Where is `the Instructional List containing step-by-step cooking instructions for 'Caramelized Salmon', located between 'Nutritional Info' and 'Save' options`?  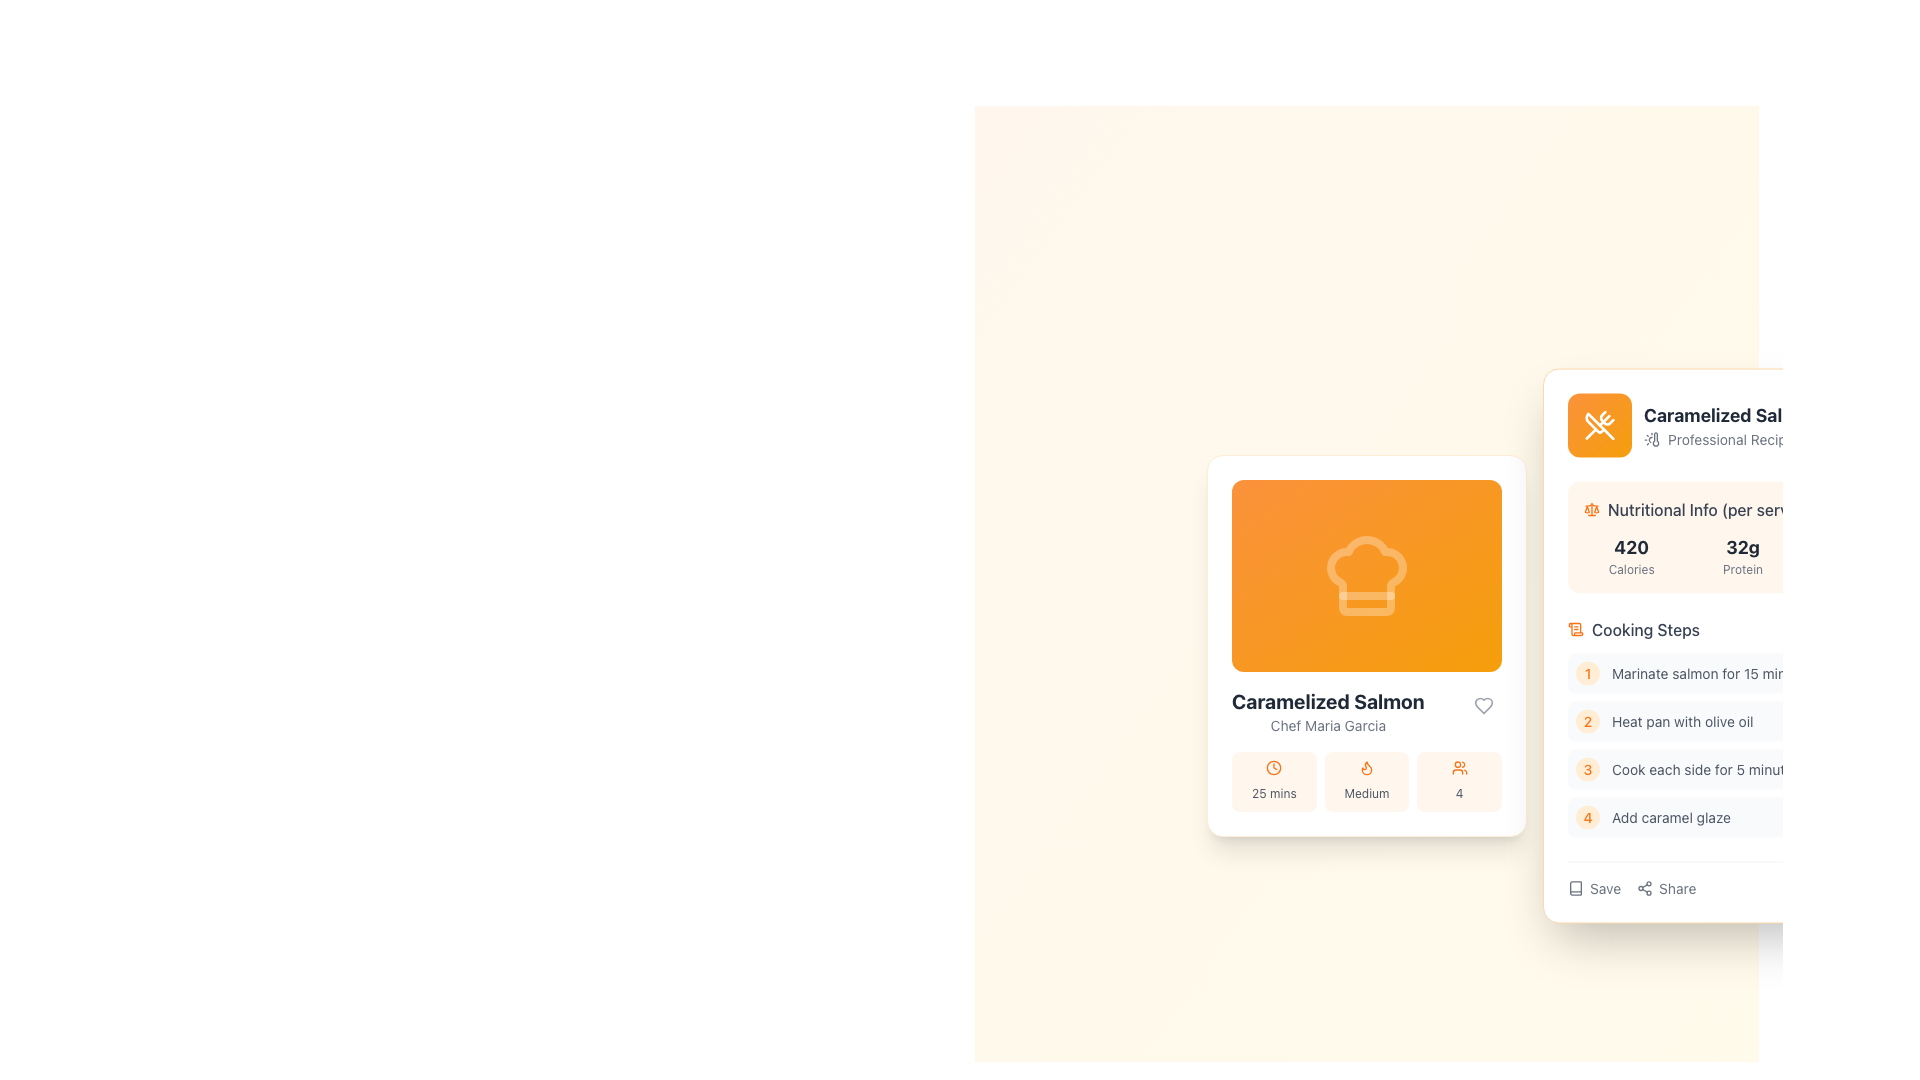
the Instructional List containing step-by-step cooking instructions for 'Caramelized Salmon', located between 'Nutritional Info' and 'Save' options is located at coordinates (1741, 659).